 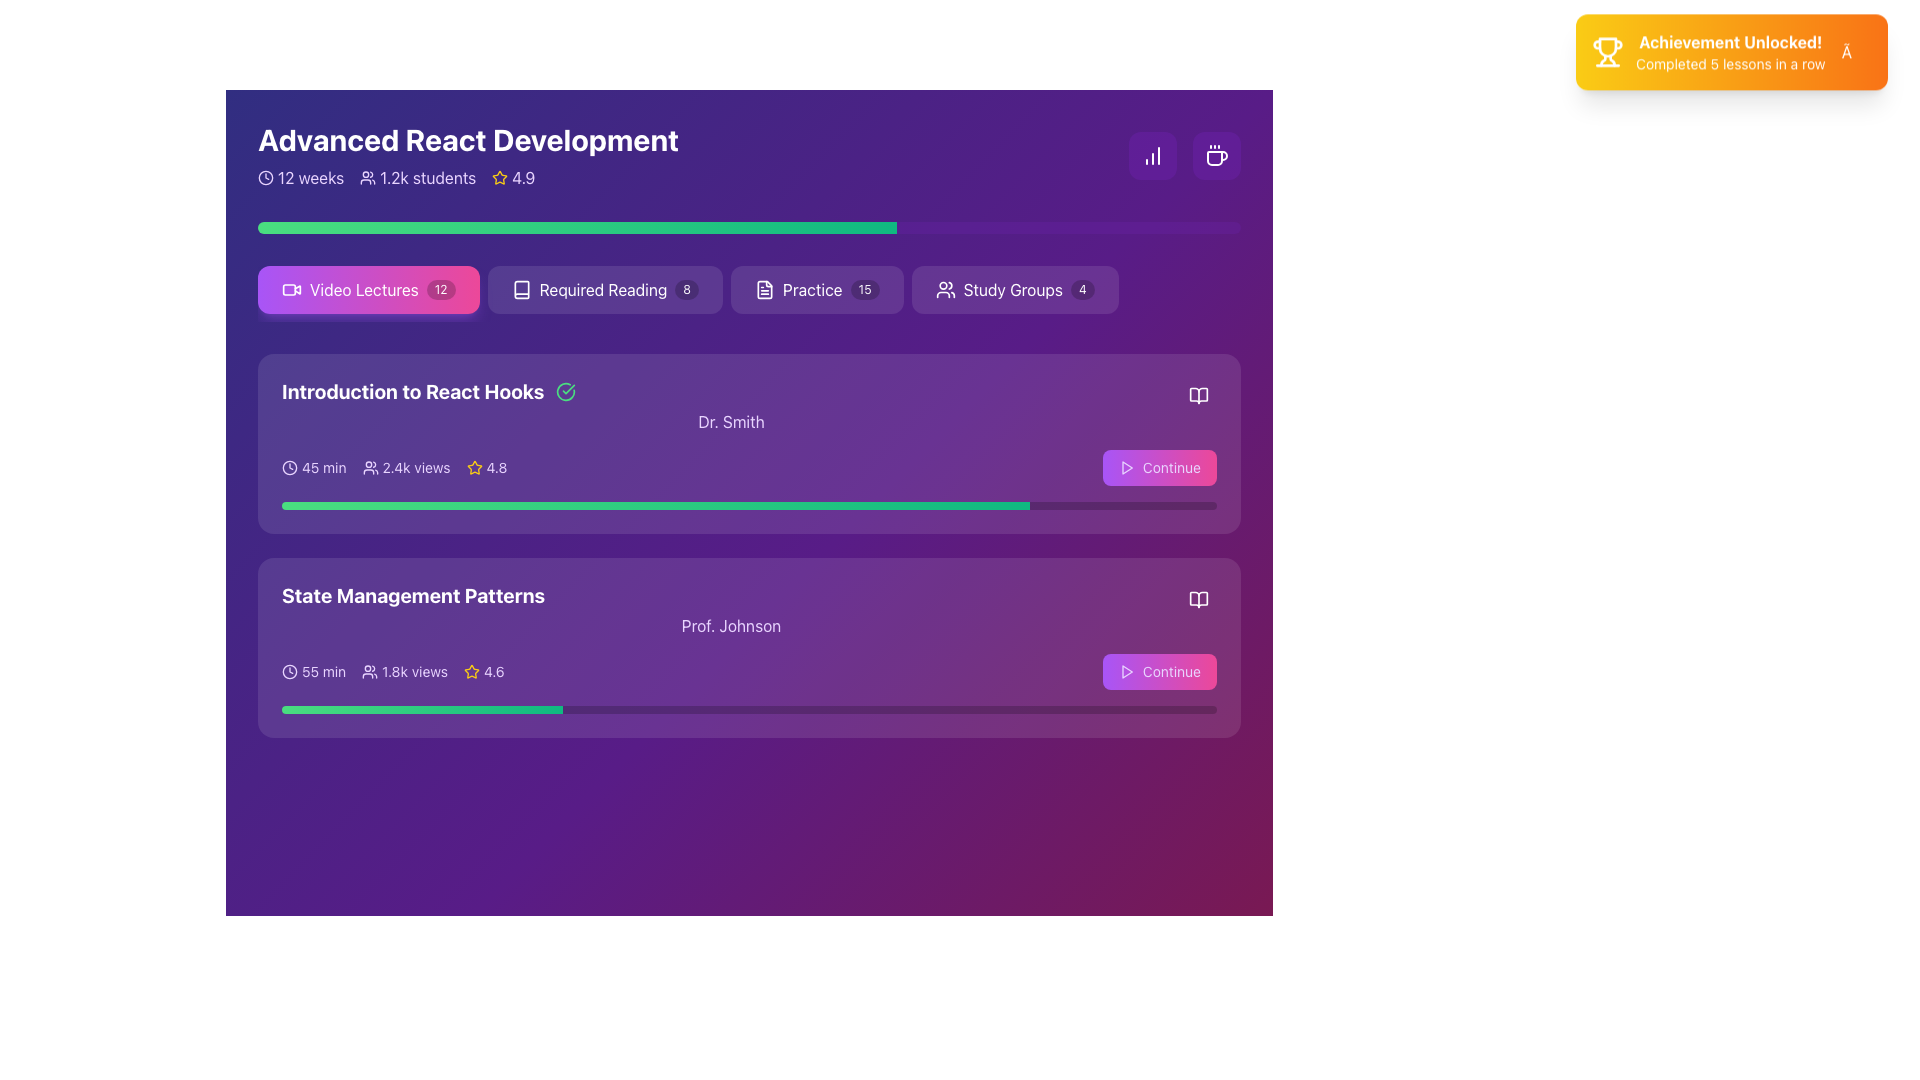 What do you see at coordinates (812, 289) in the screenshot?
I see `the Text Label located between 'Required Reading' and 'Study Groups'` at bounding box center [812, 289].